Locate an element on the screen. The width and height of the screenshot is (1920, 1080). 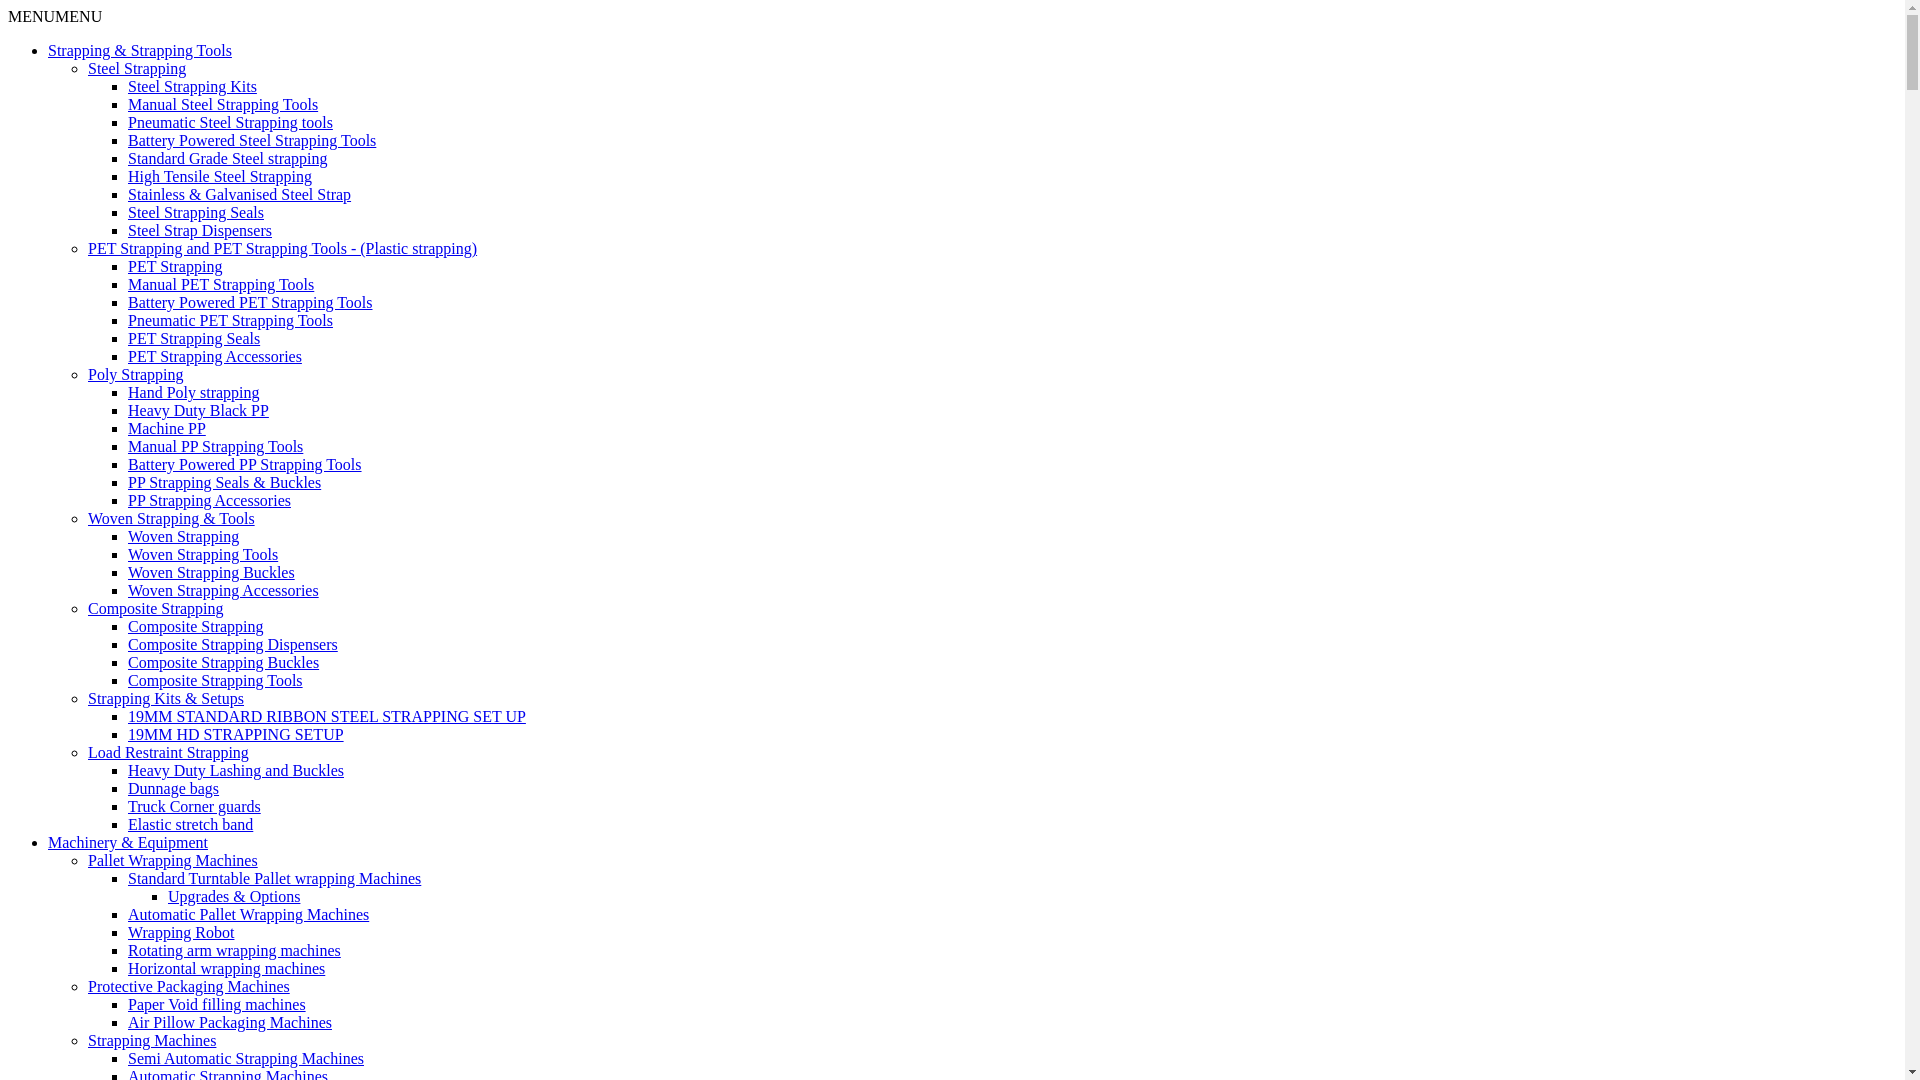
'Woven Strapping & Tools' is located at coordinates (171, 517).